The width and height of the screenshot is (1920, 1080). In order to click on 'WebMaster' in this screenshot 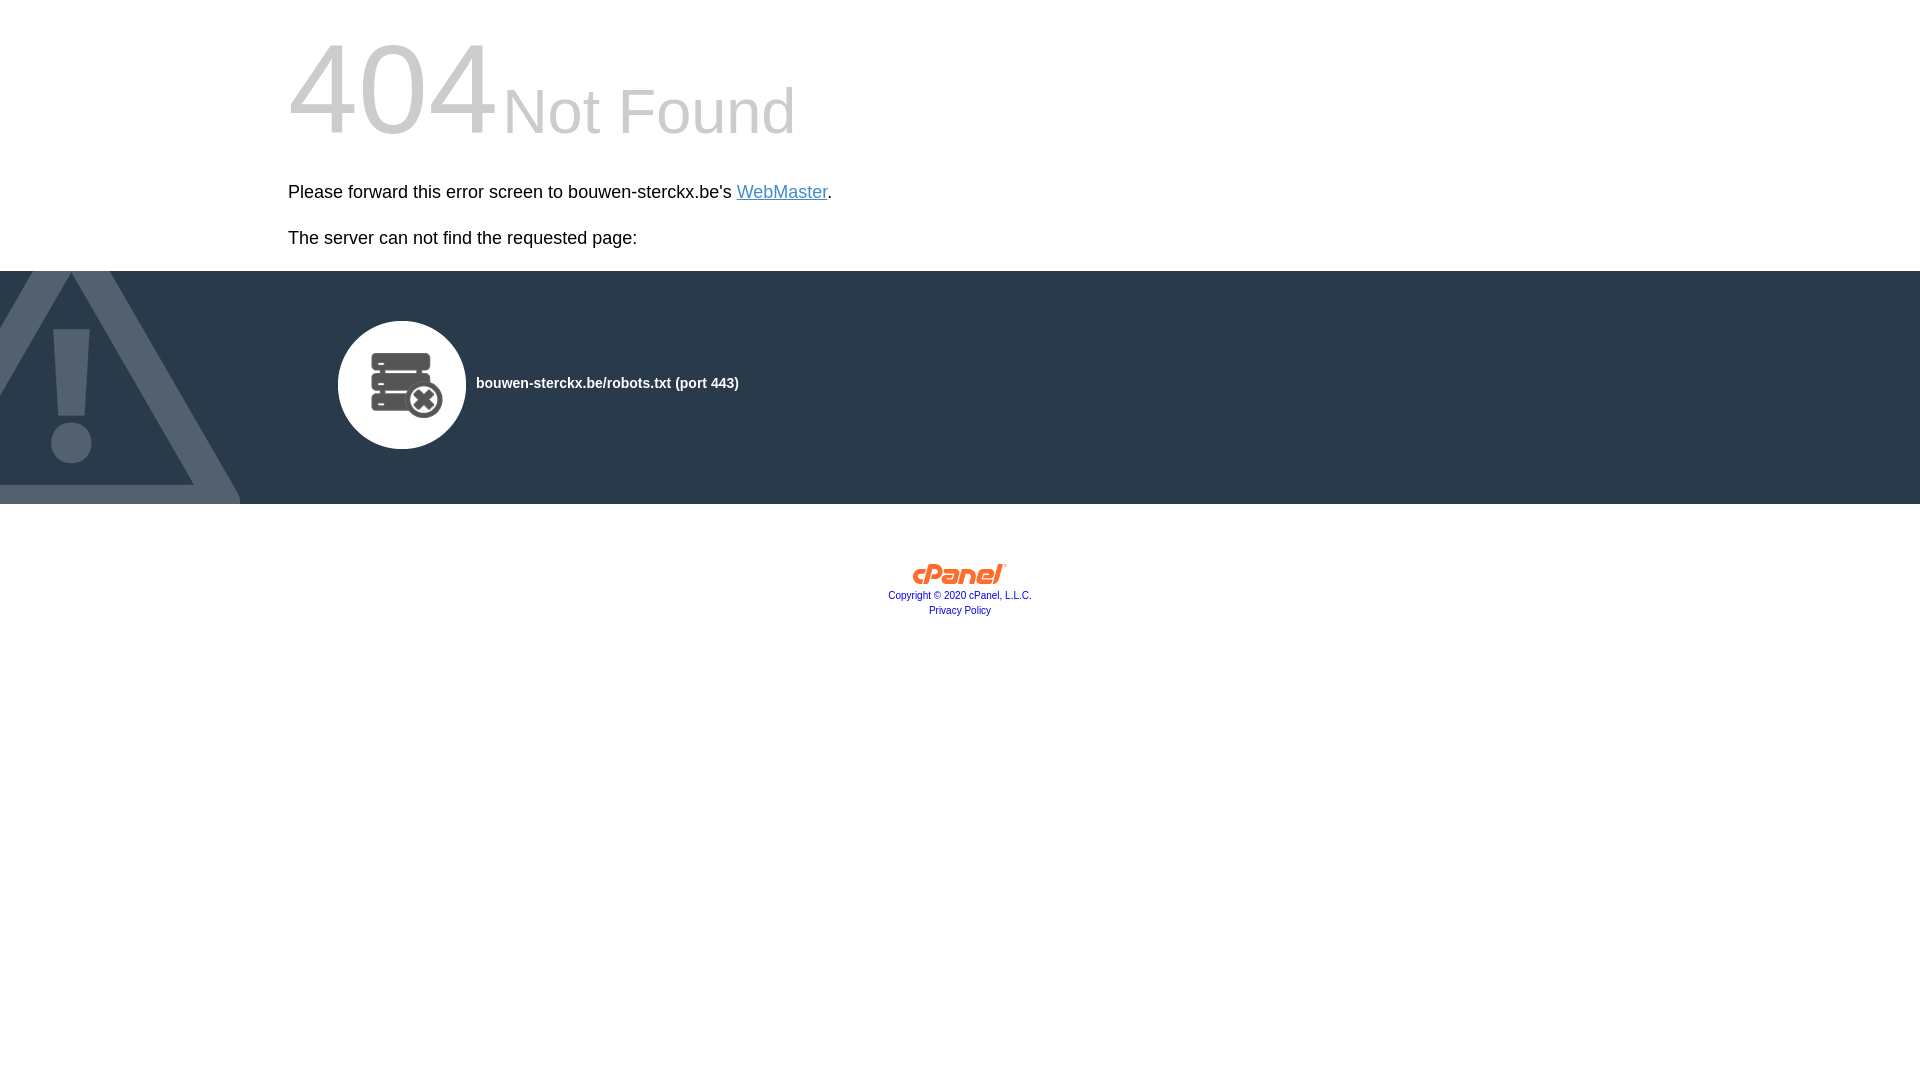, I will do `click(781, 192)`.